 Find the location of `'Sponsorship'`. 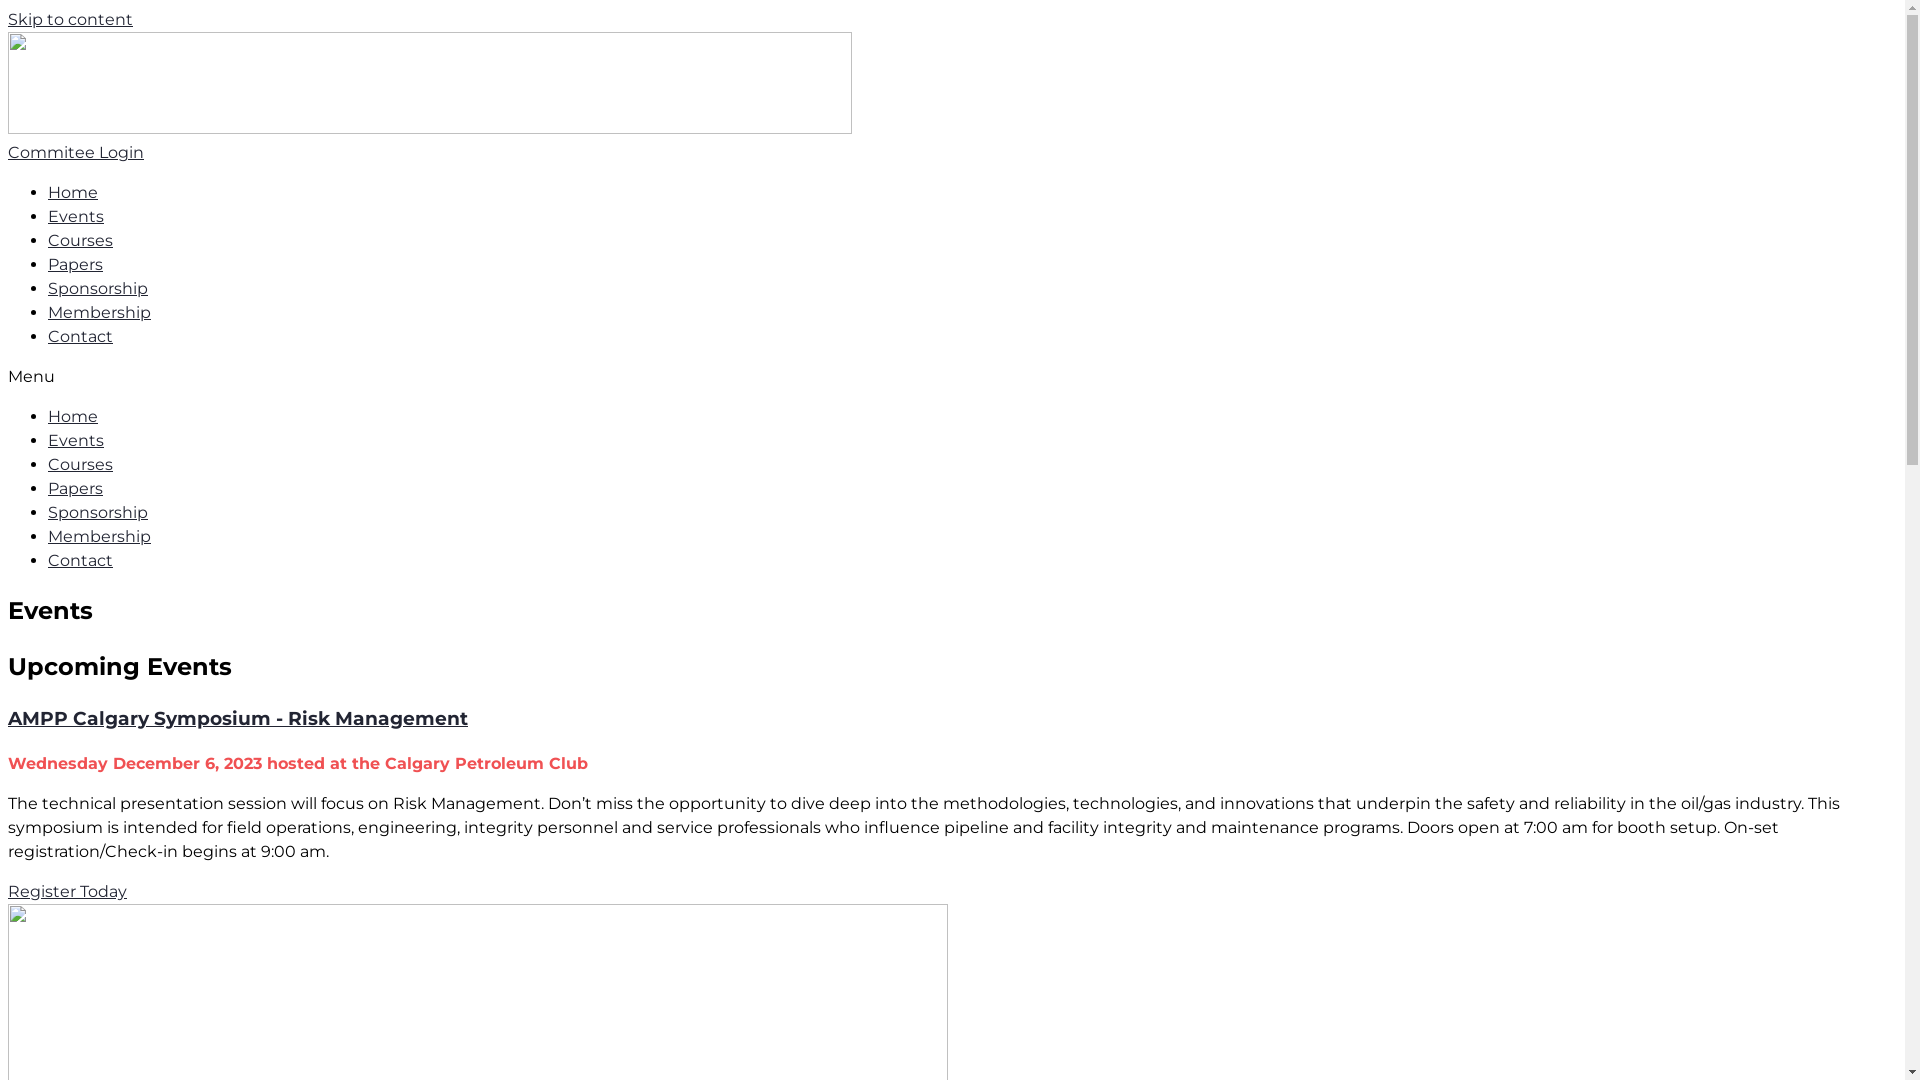

'Sponsorship' is located at coordinates (96, 288).